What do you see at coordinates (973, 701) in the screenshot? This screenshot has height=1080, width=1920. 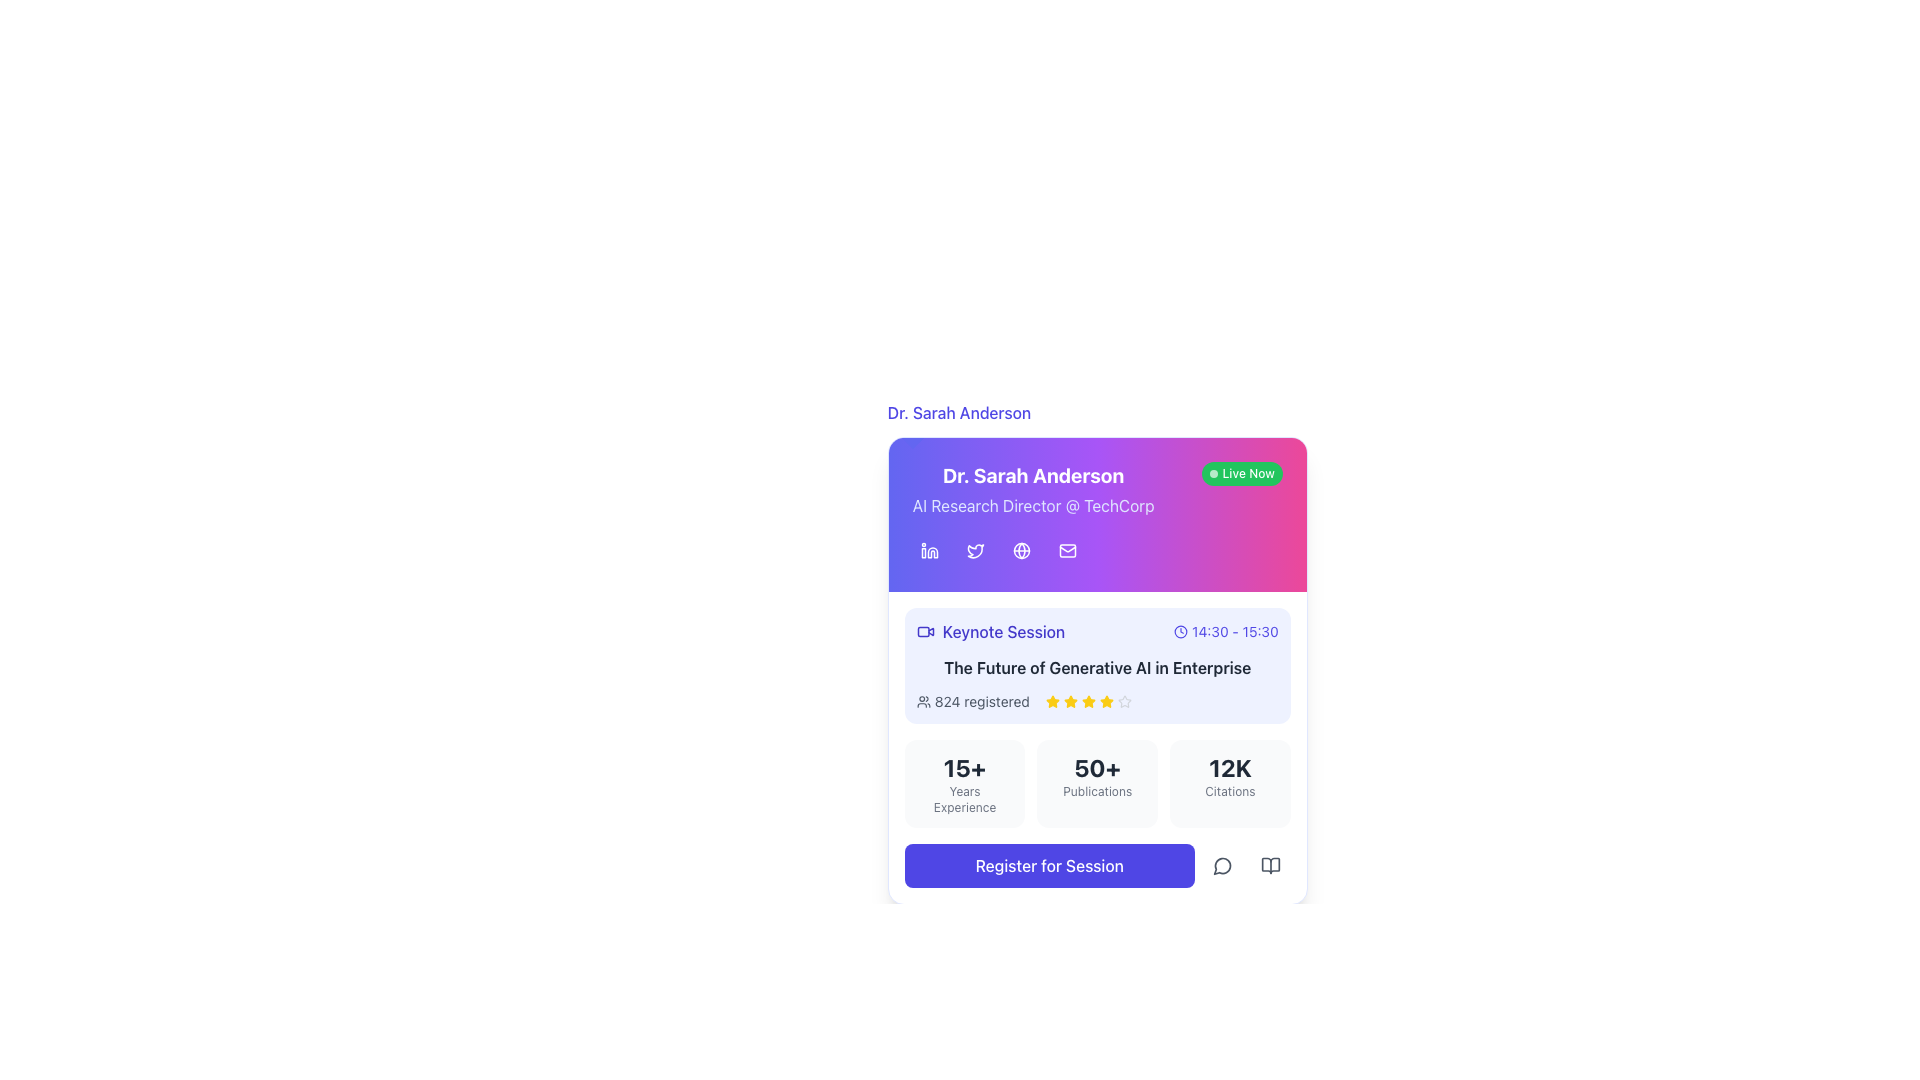 I see `the text label displaying the count of people registered for the session, which is located within the card UI below the session title and time, to the left of the star rating icons` at bounding box center [973, 701].